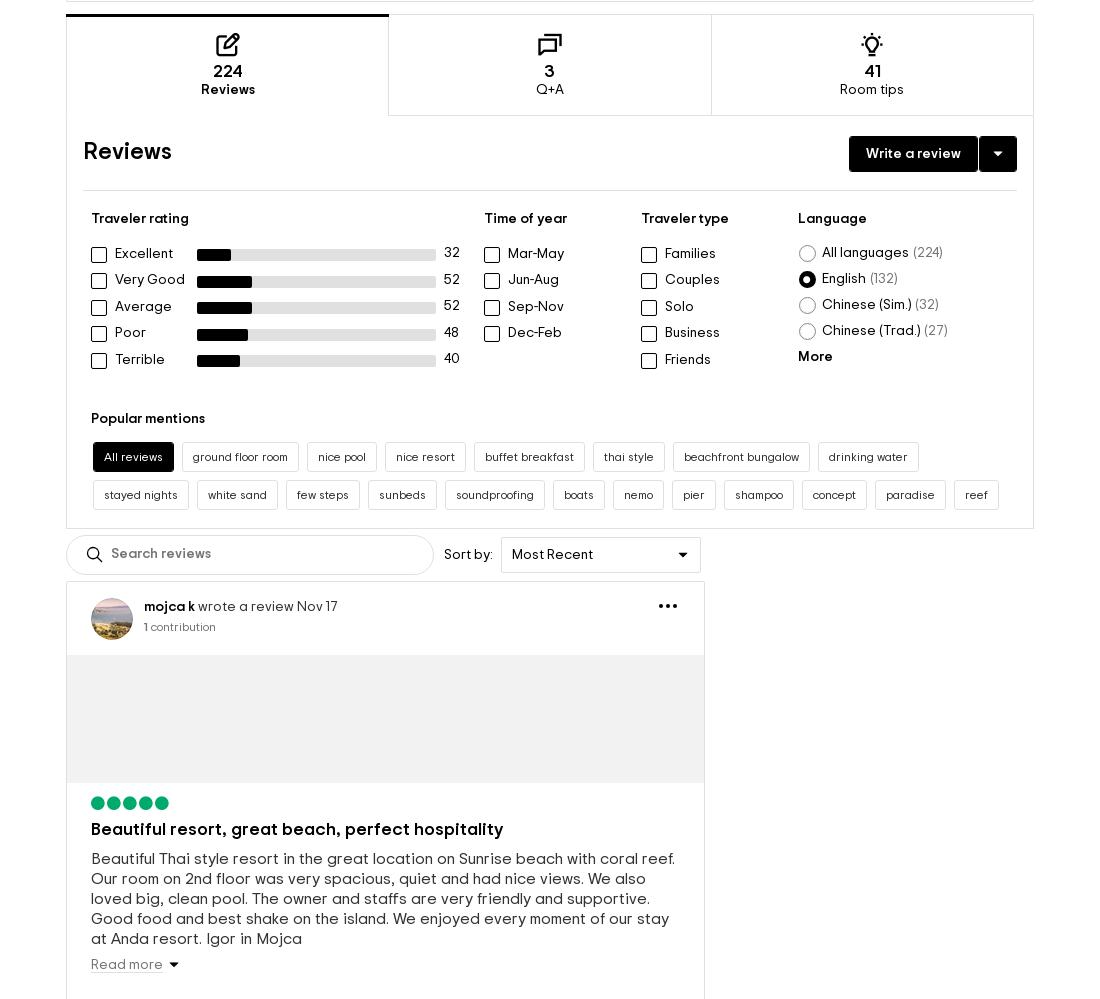 Image resolution: width=1100 pixels, height=999 pixels. Describe the element at coordinates (529, 422) in the screenshot. I see `'buffet breakfast'` at that location.